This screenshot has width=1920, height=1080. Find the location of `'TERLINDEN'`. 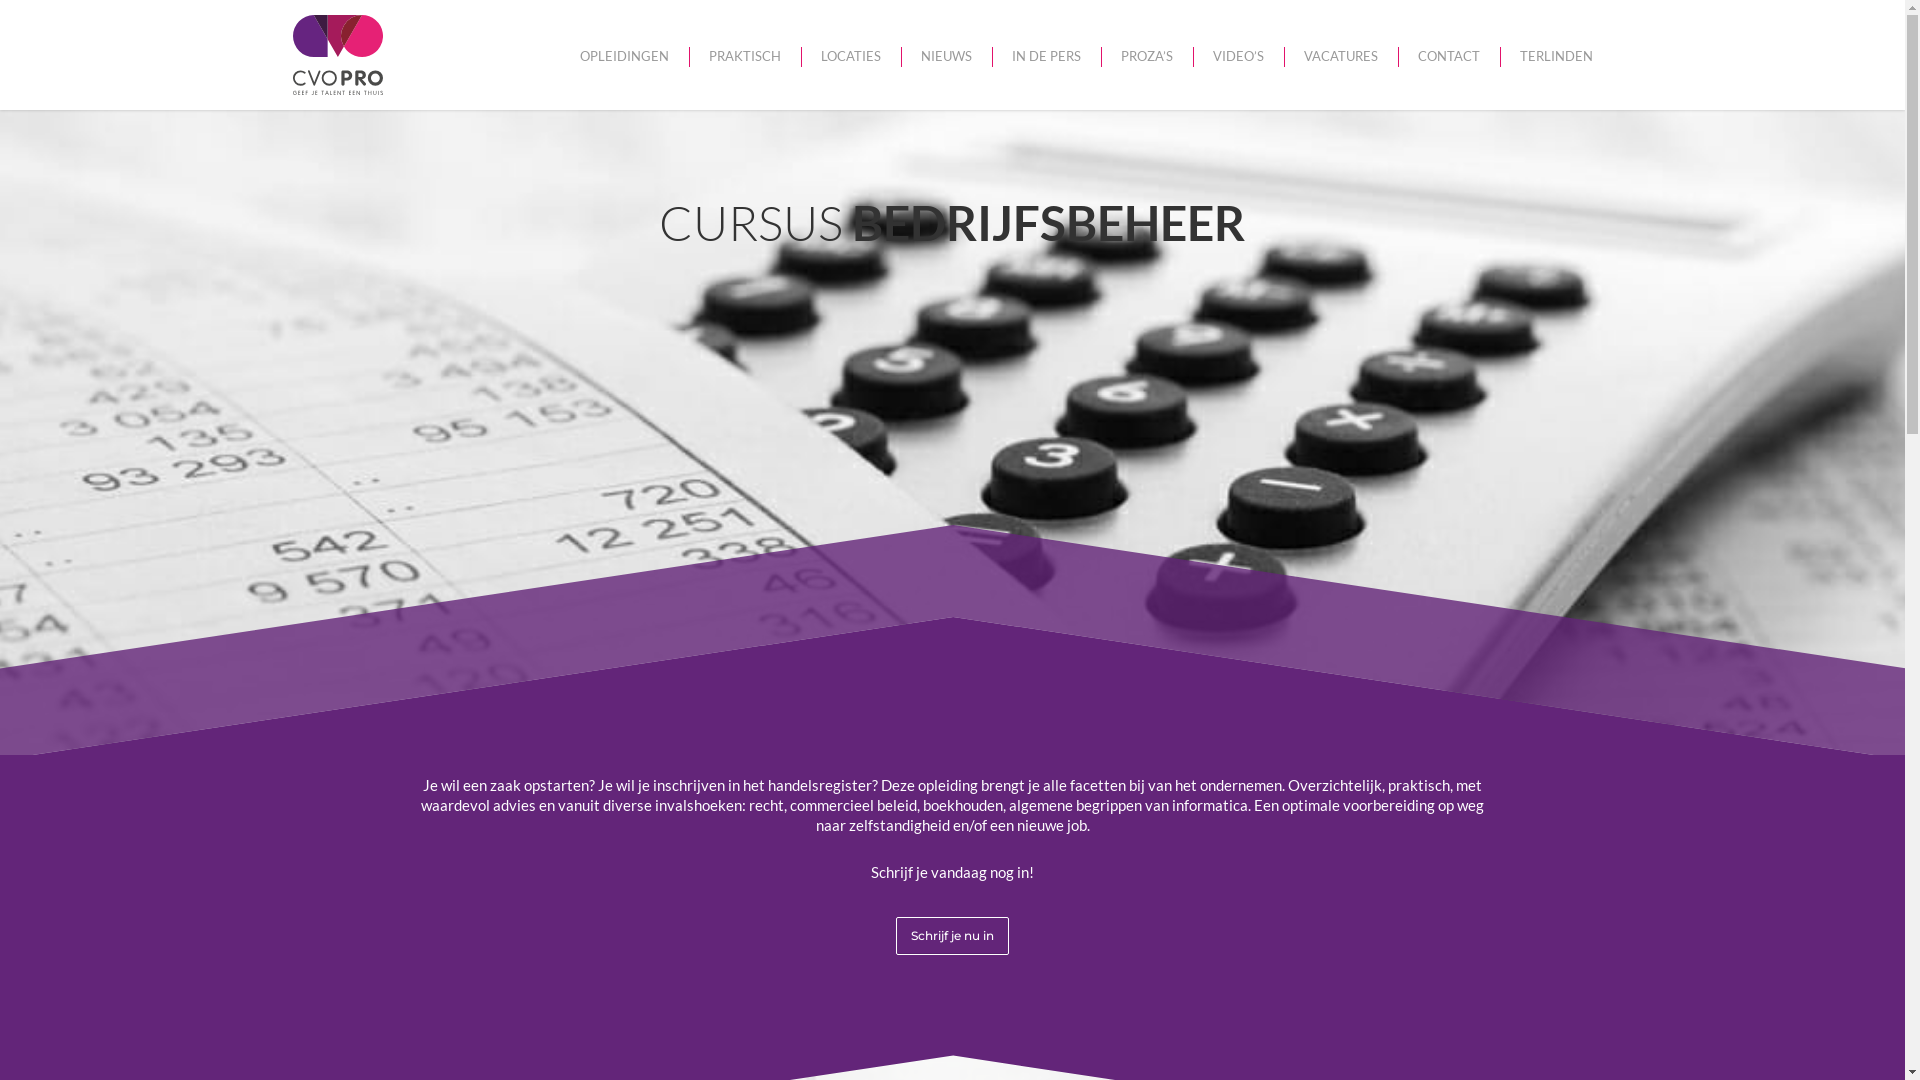

'TERLINDEN' is located at coordinates (1555, 53).